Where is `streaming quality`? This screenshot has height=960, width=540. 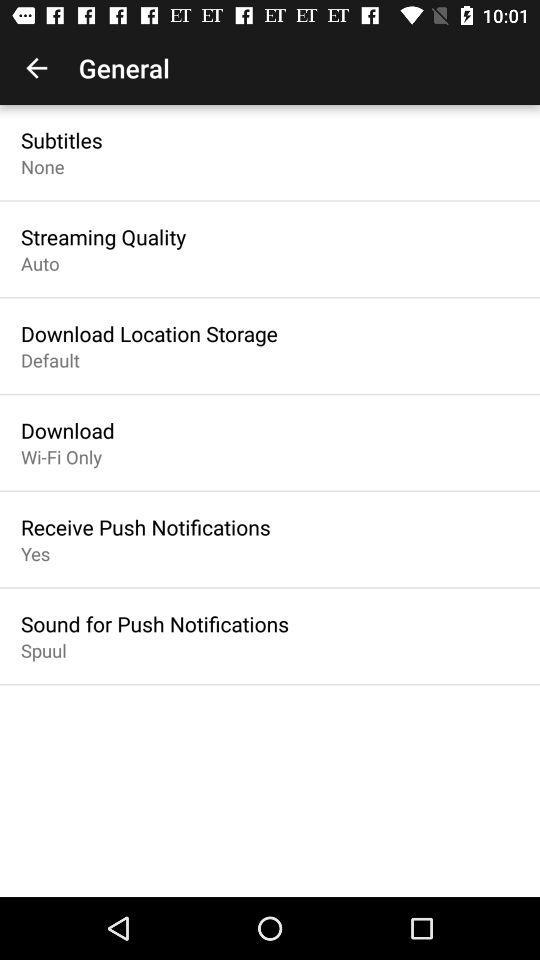
streaming quality is located at coordinates (103, 237).